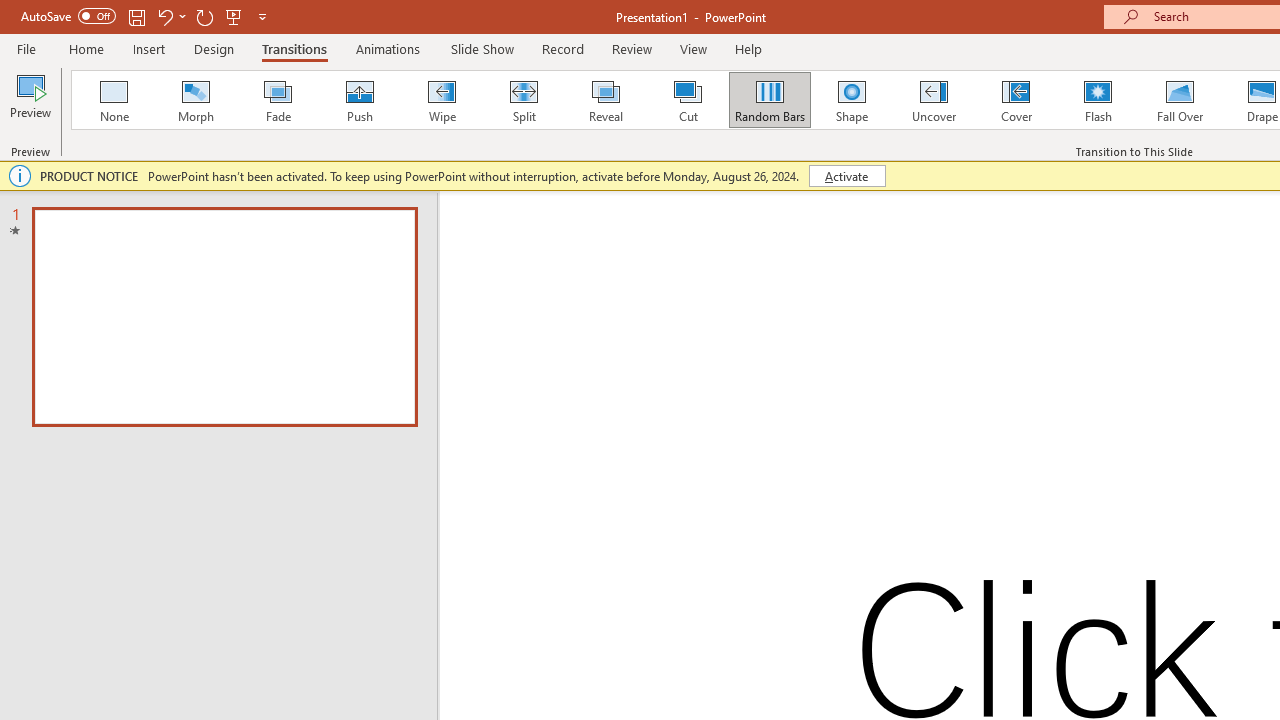 The image size is (1280, 720). I want to click on 'Fall Over', so click(1180, 100).